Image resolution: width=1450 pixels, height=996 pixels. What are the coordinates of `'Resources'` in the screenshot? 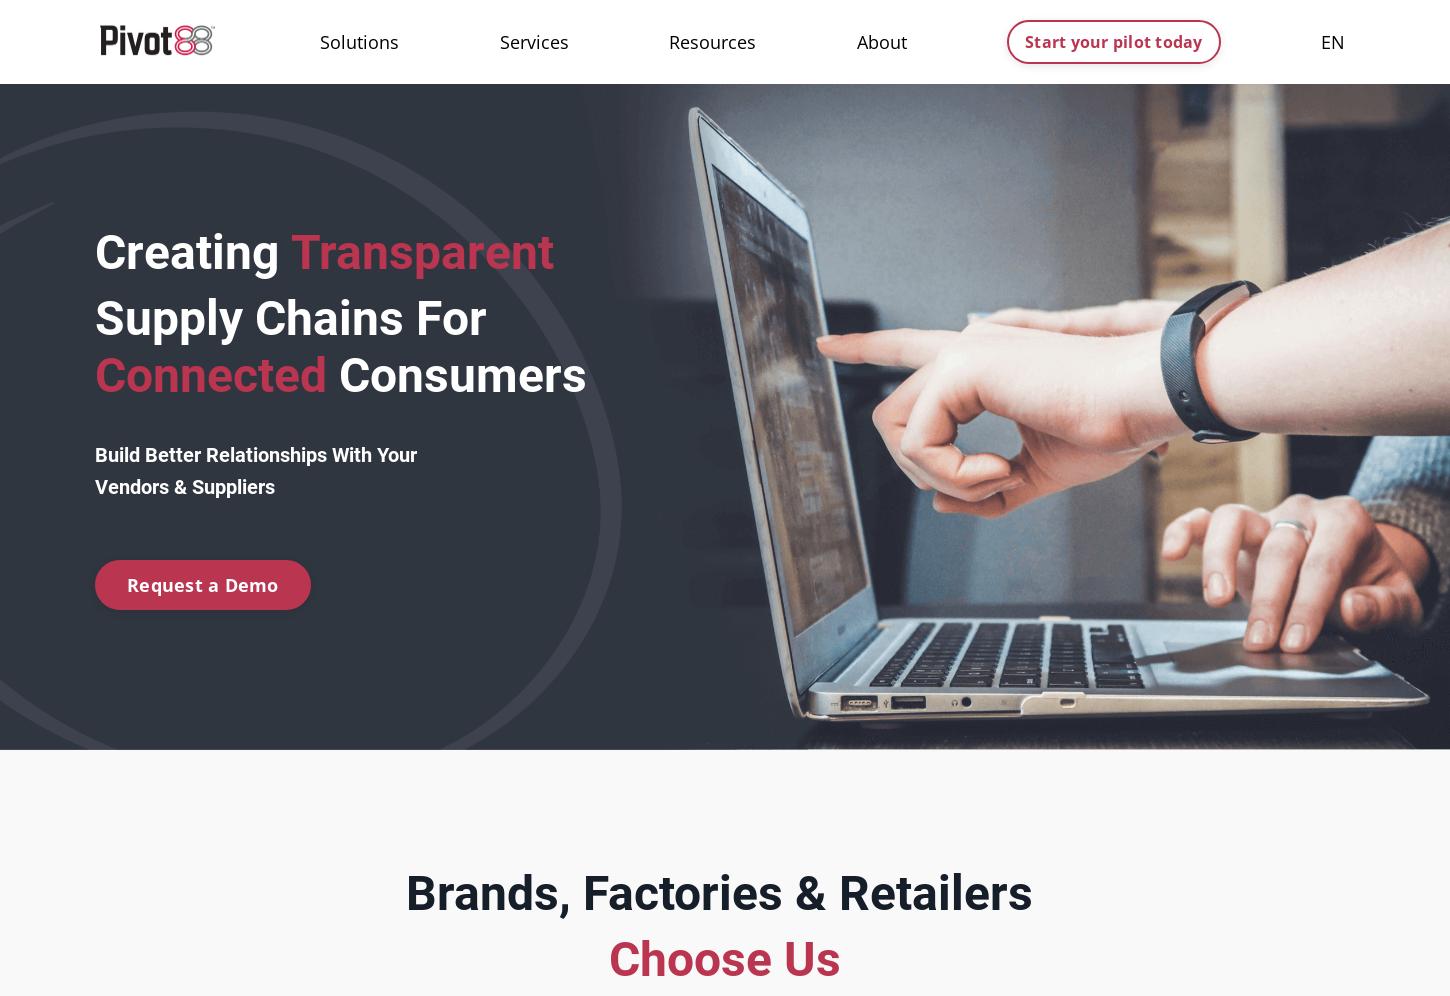 It's located at (711, 41).